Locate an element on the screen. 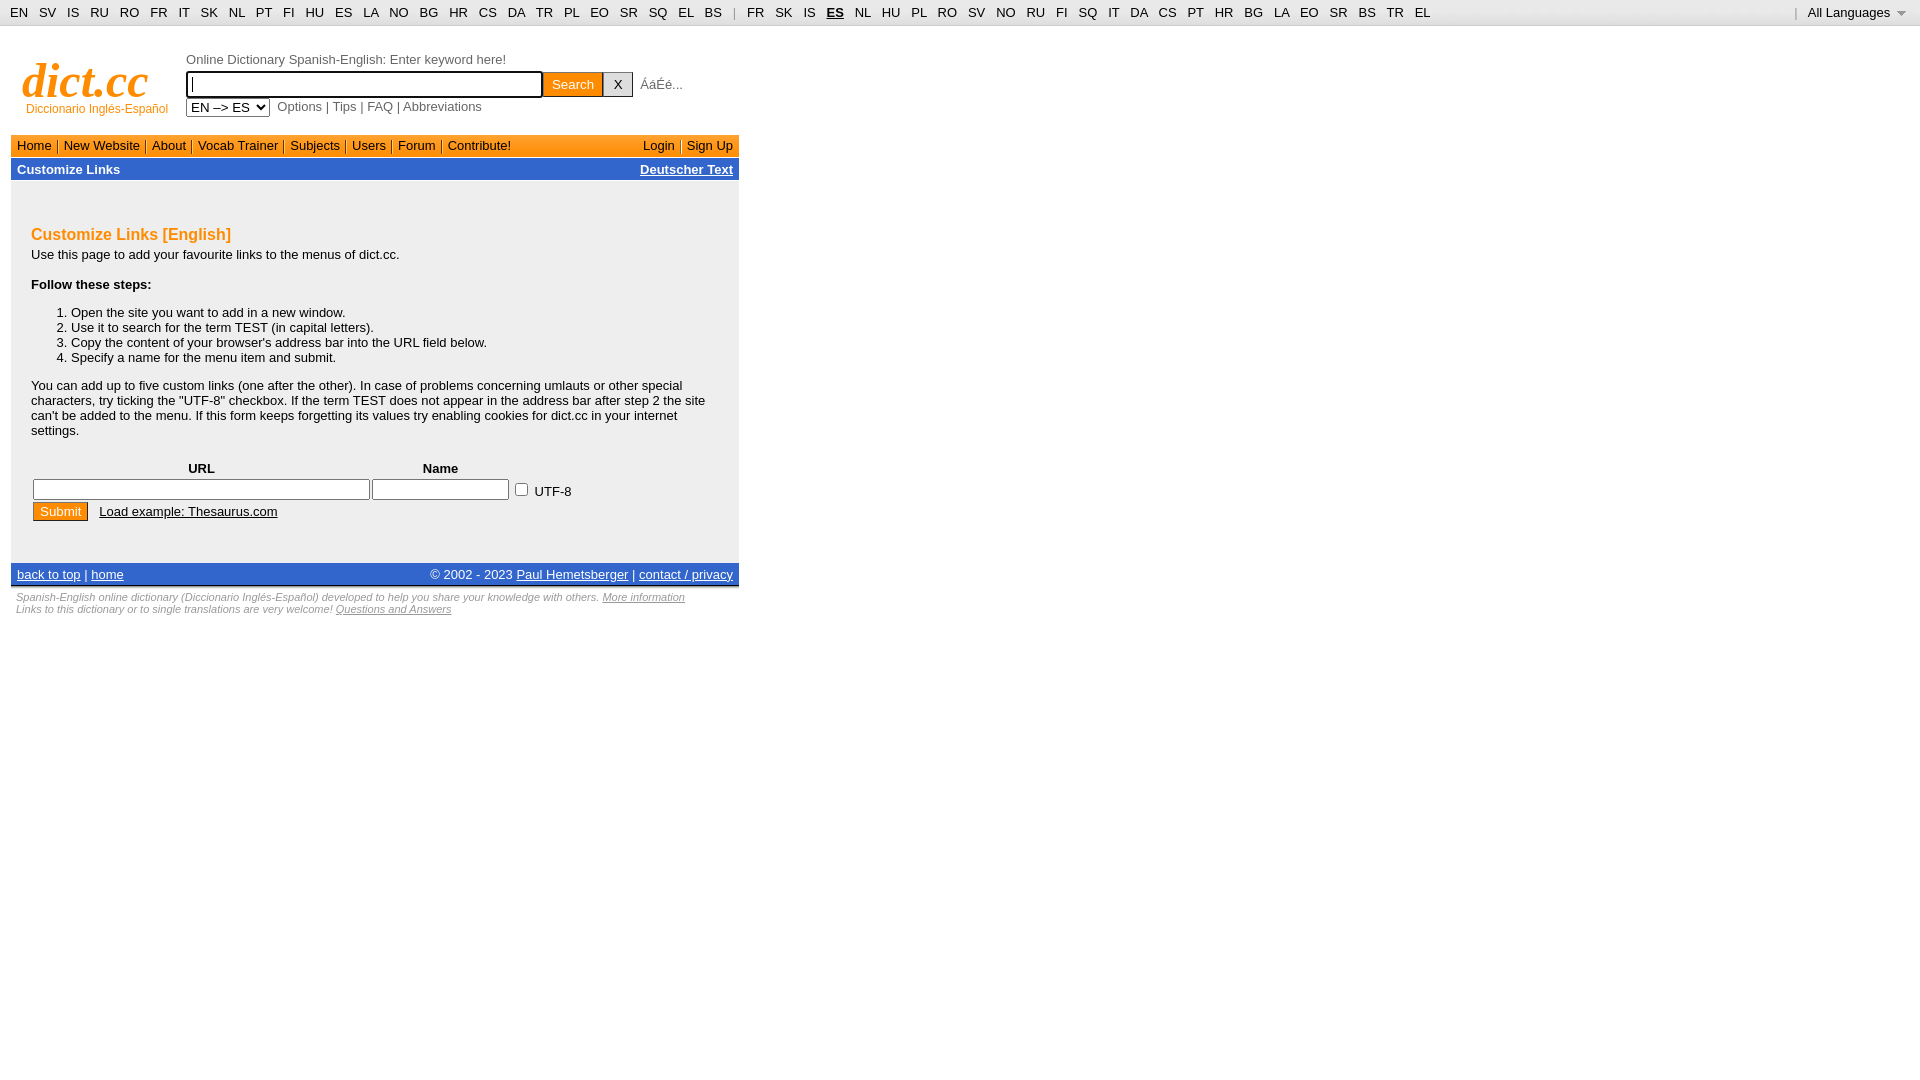 This screenshot has height=1080, width=1920. 'SQ' is located at coordinates (658, 12).